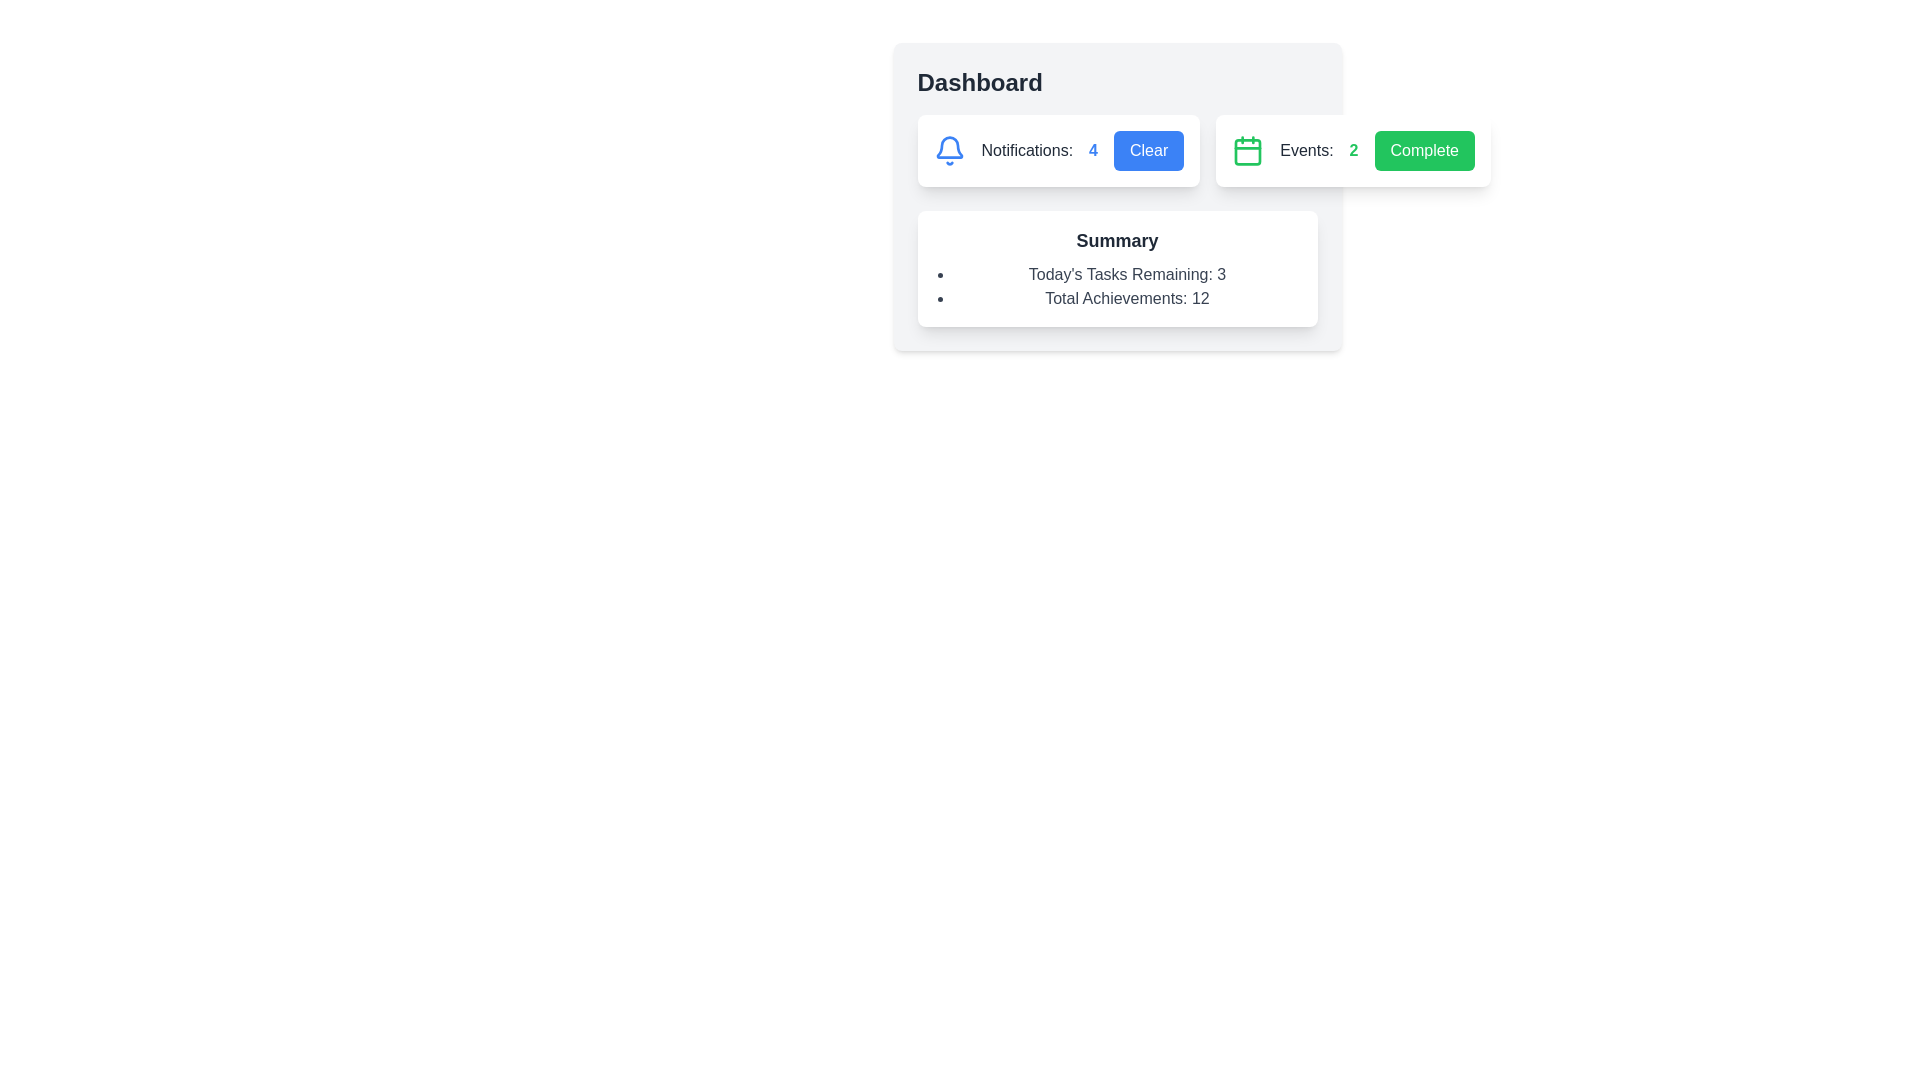  I want to click on the Text label that indicates the event count, positioned centrally between a green calendar icon and the number '2' in green text, so click(1306, 149).